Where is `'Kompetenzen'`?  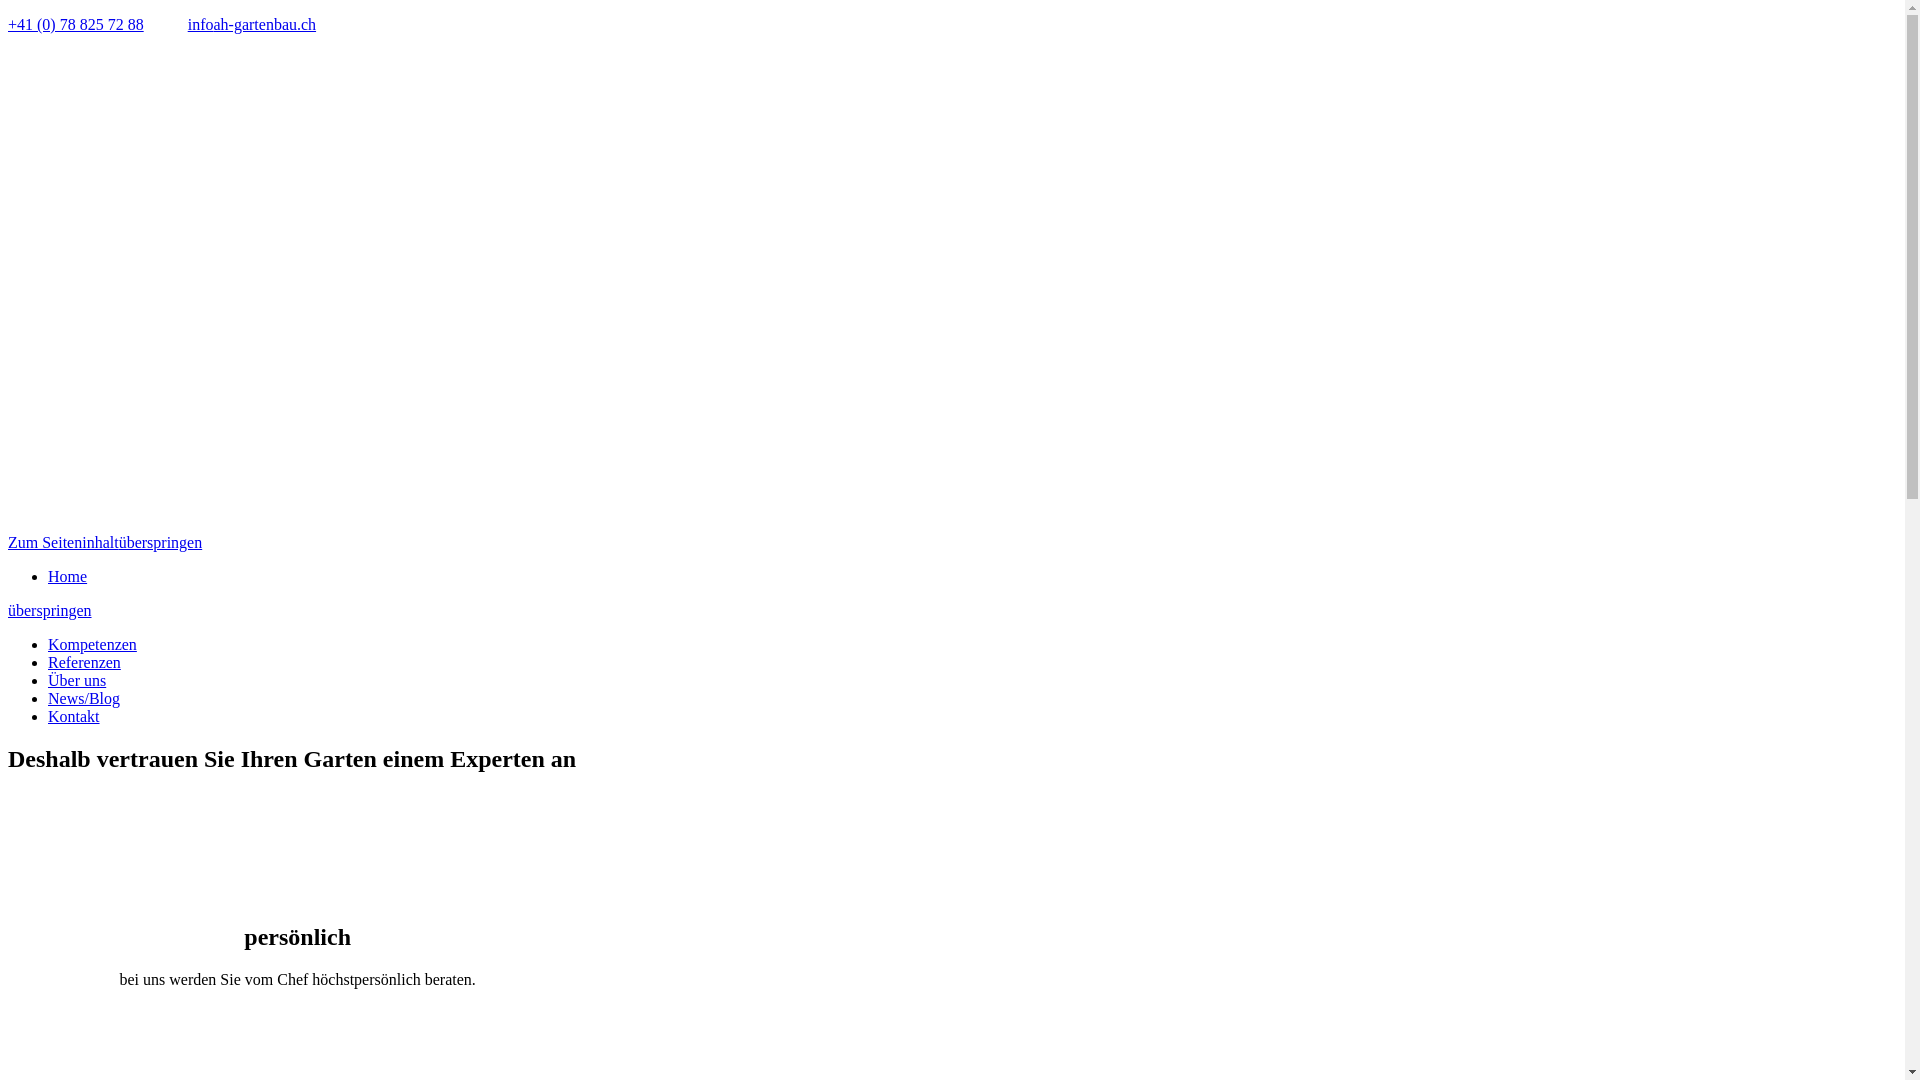
'Kompetenzen' is located at coordinates (91, 644).